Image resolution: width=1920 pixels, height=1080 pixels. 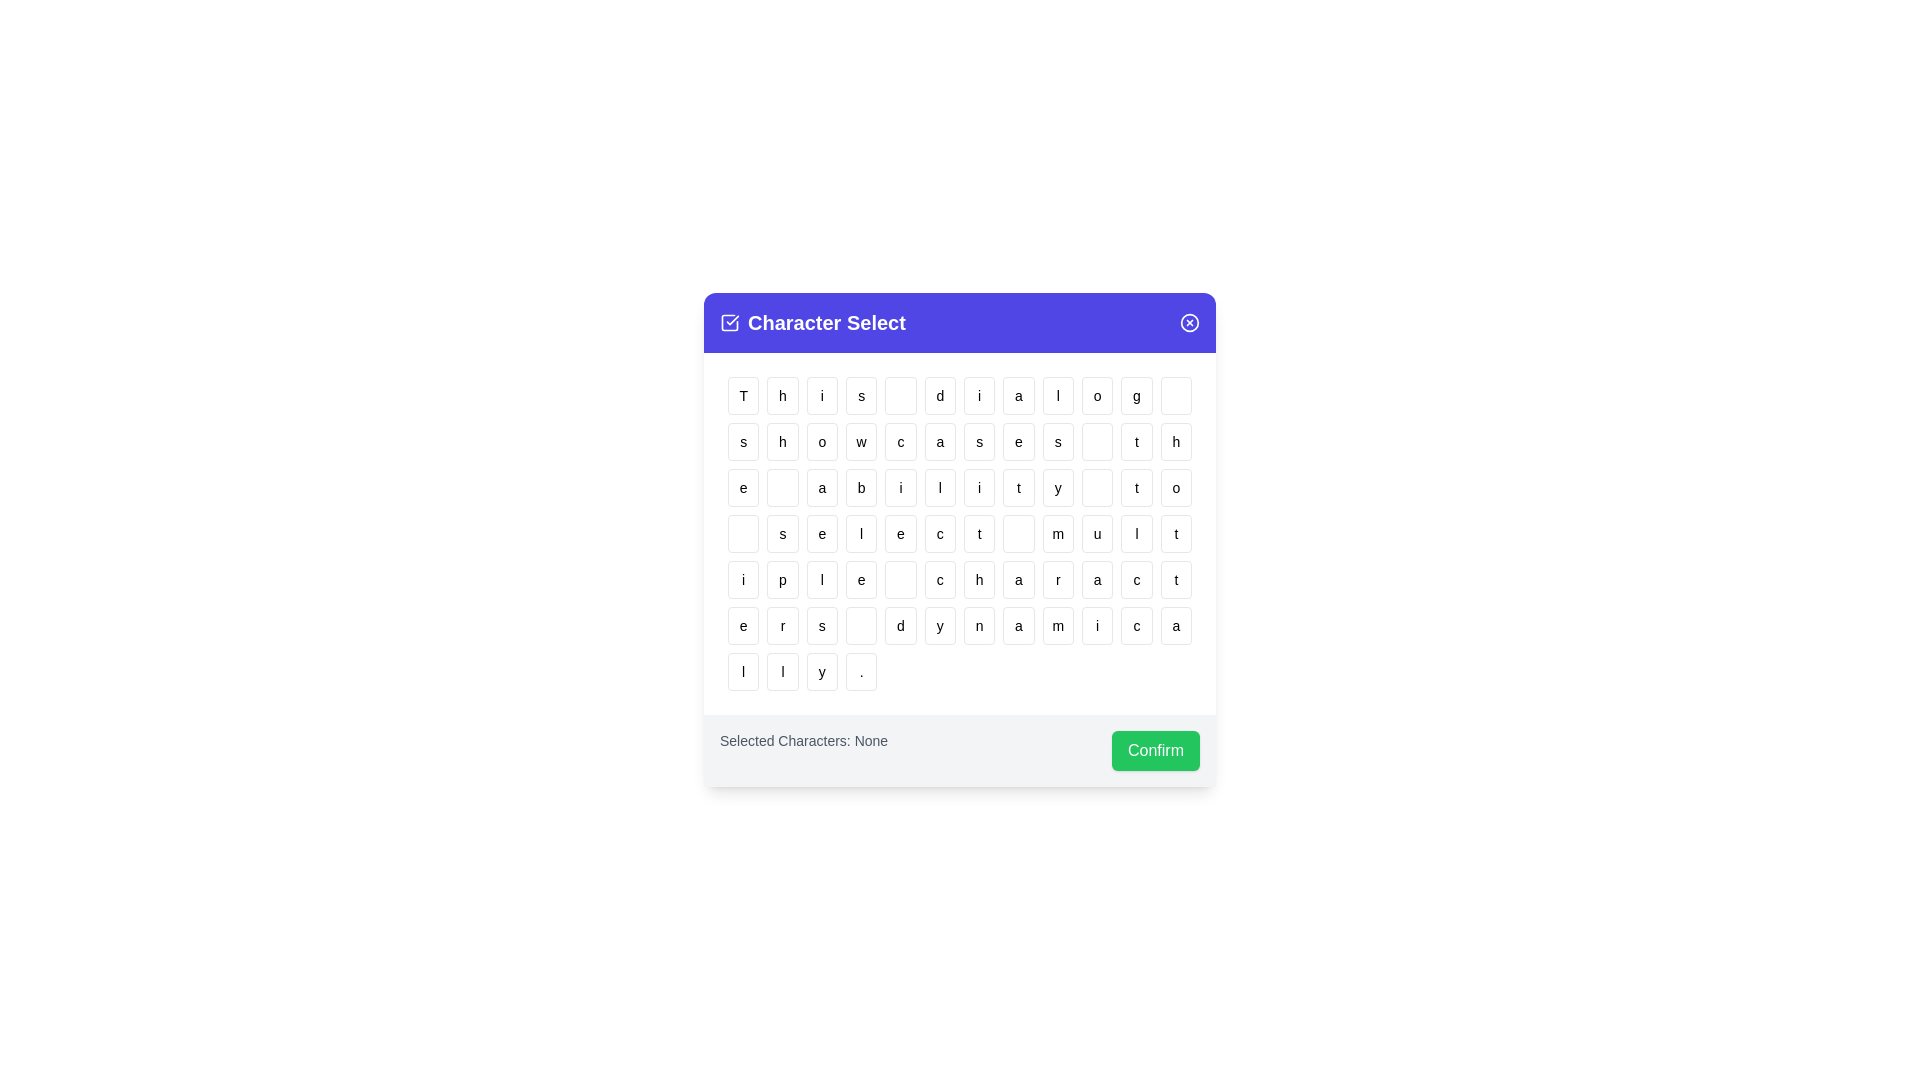 I want to click on the 'Confirm' button to confirm the character selection, so click(x=1156, y=751).